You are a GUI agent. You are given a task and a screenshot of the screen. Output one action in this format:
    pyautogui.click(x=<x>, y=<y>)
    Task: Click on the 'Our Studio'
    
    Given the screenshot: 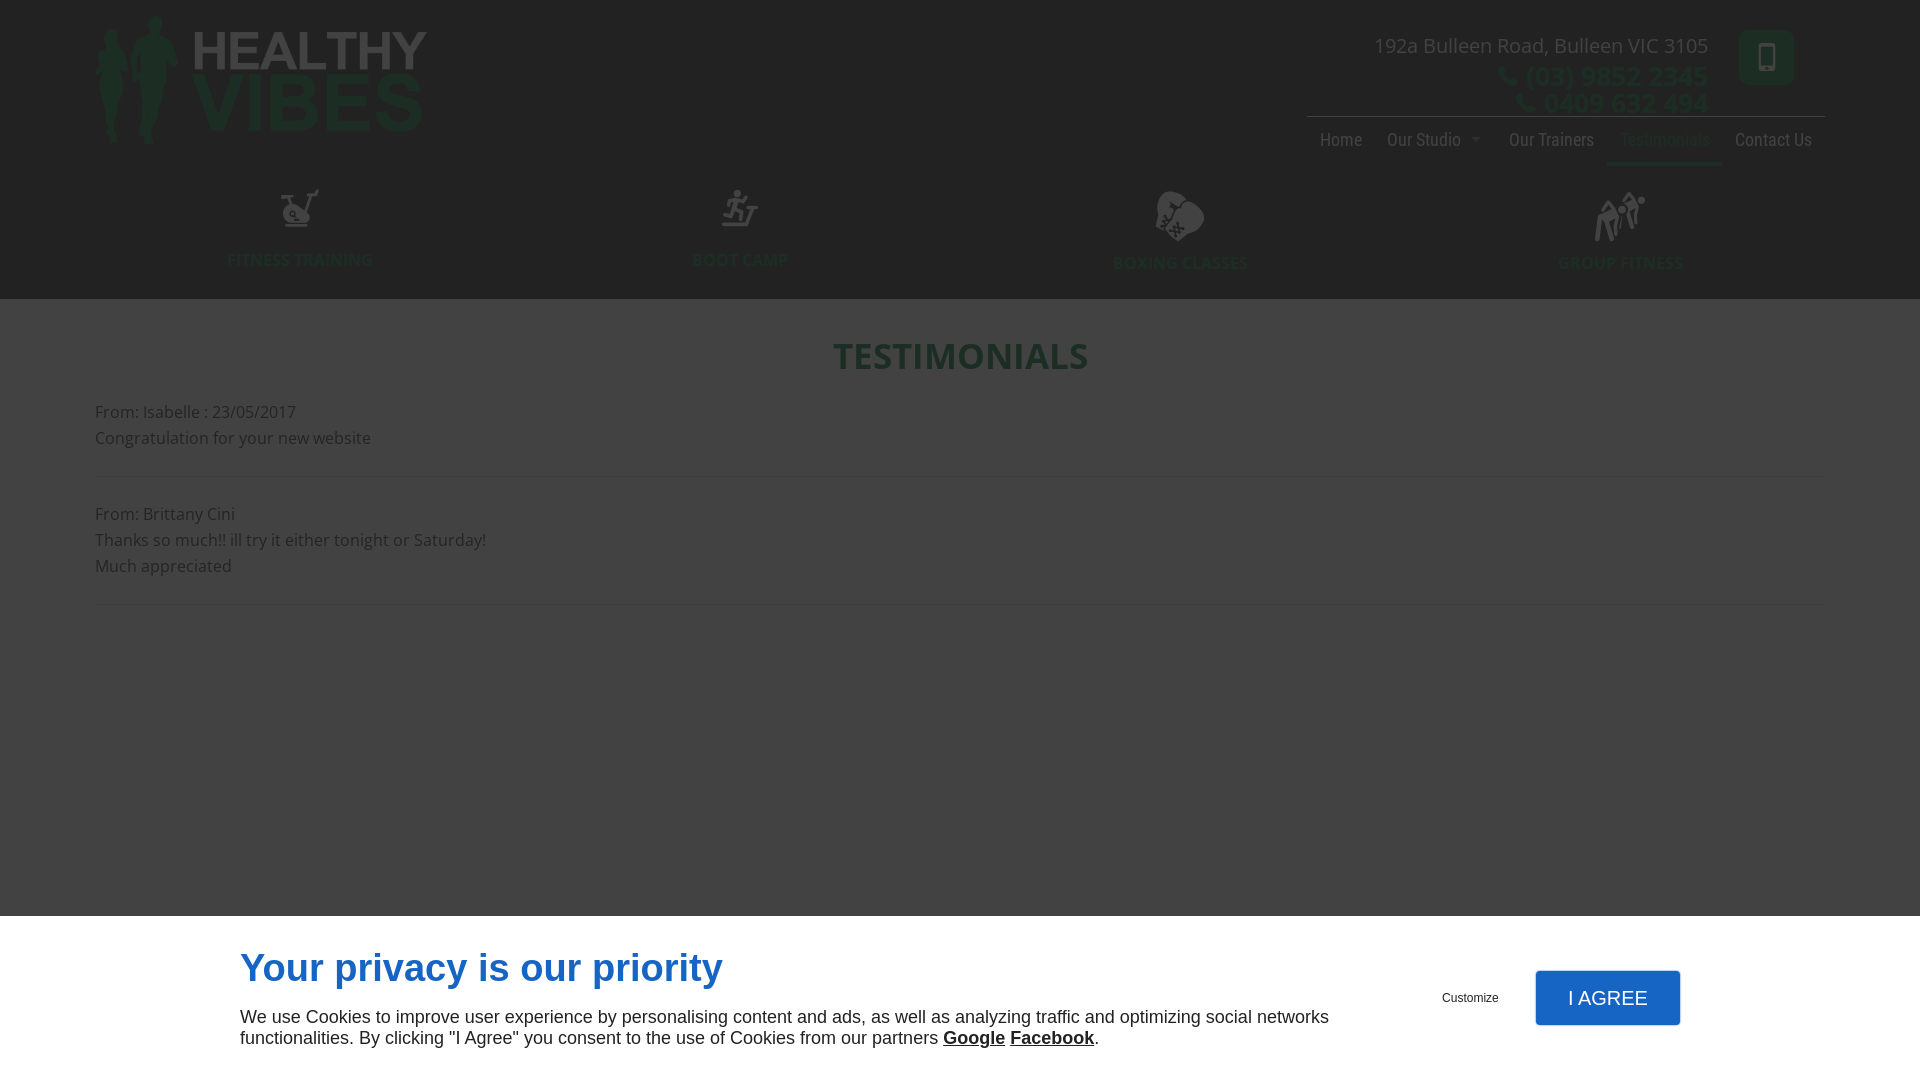 What is the action you would take?
    pyautogui.click(x=1372, y=140)
    